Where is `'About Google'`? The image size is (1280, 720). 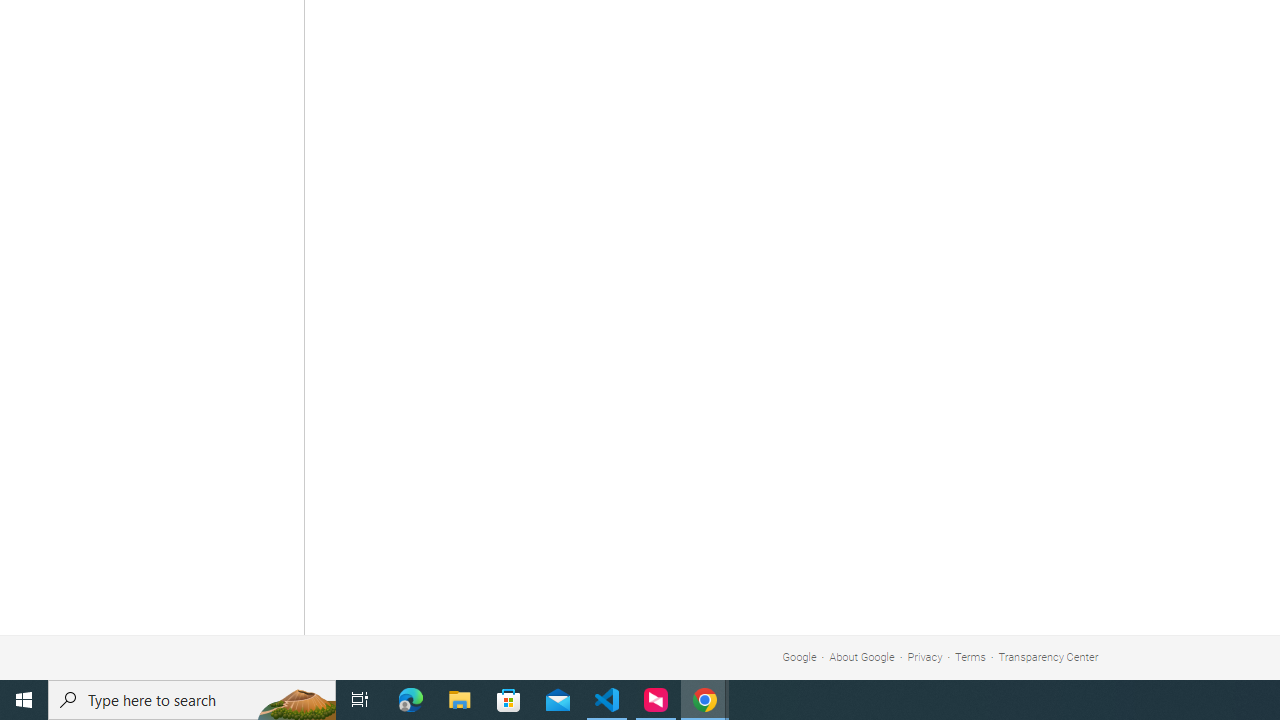
'About Google' is located at coordinates (862, 657).